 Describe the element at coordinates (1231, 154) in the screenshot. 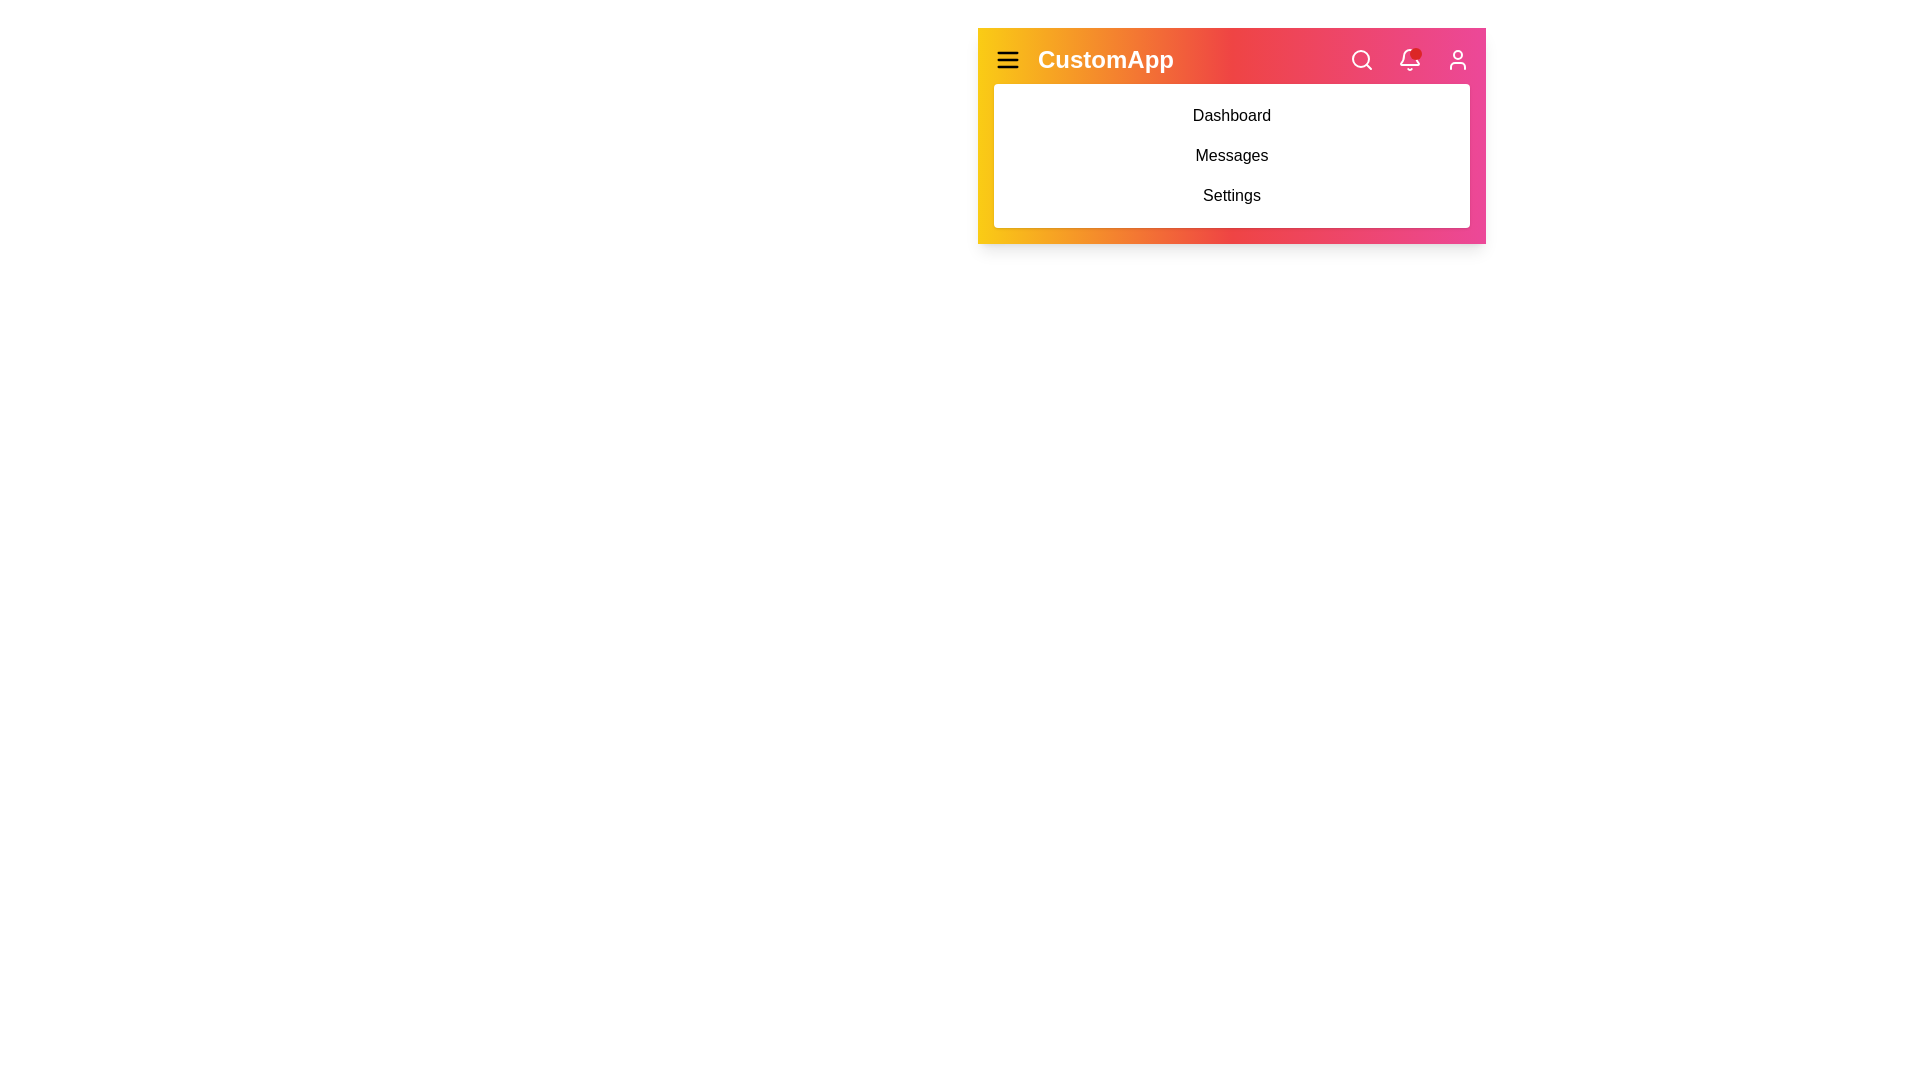

I see `the menu item Messages from the options 'Dashboard', 'Messages', and 'Settings'` at that location.